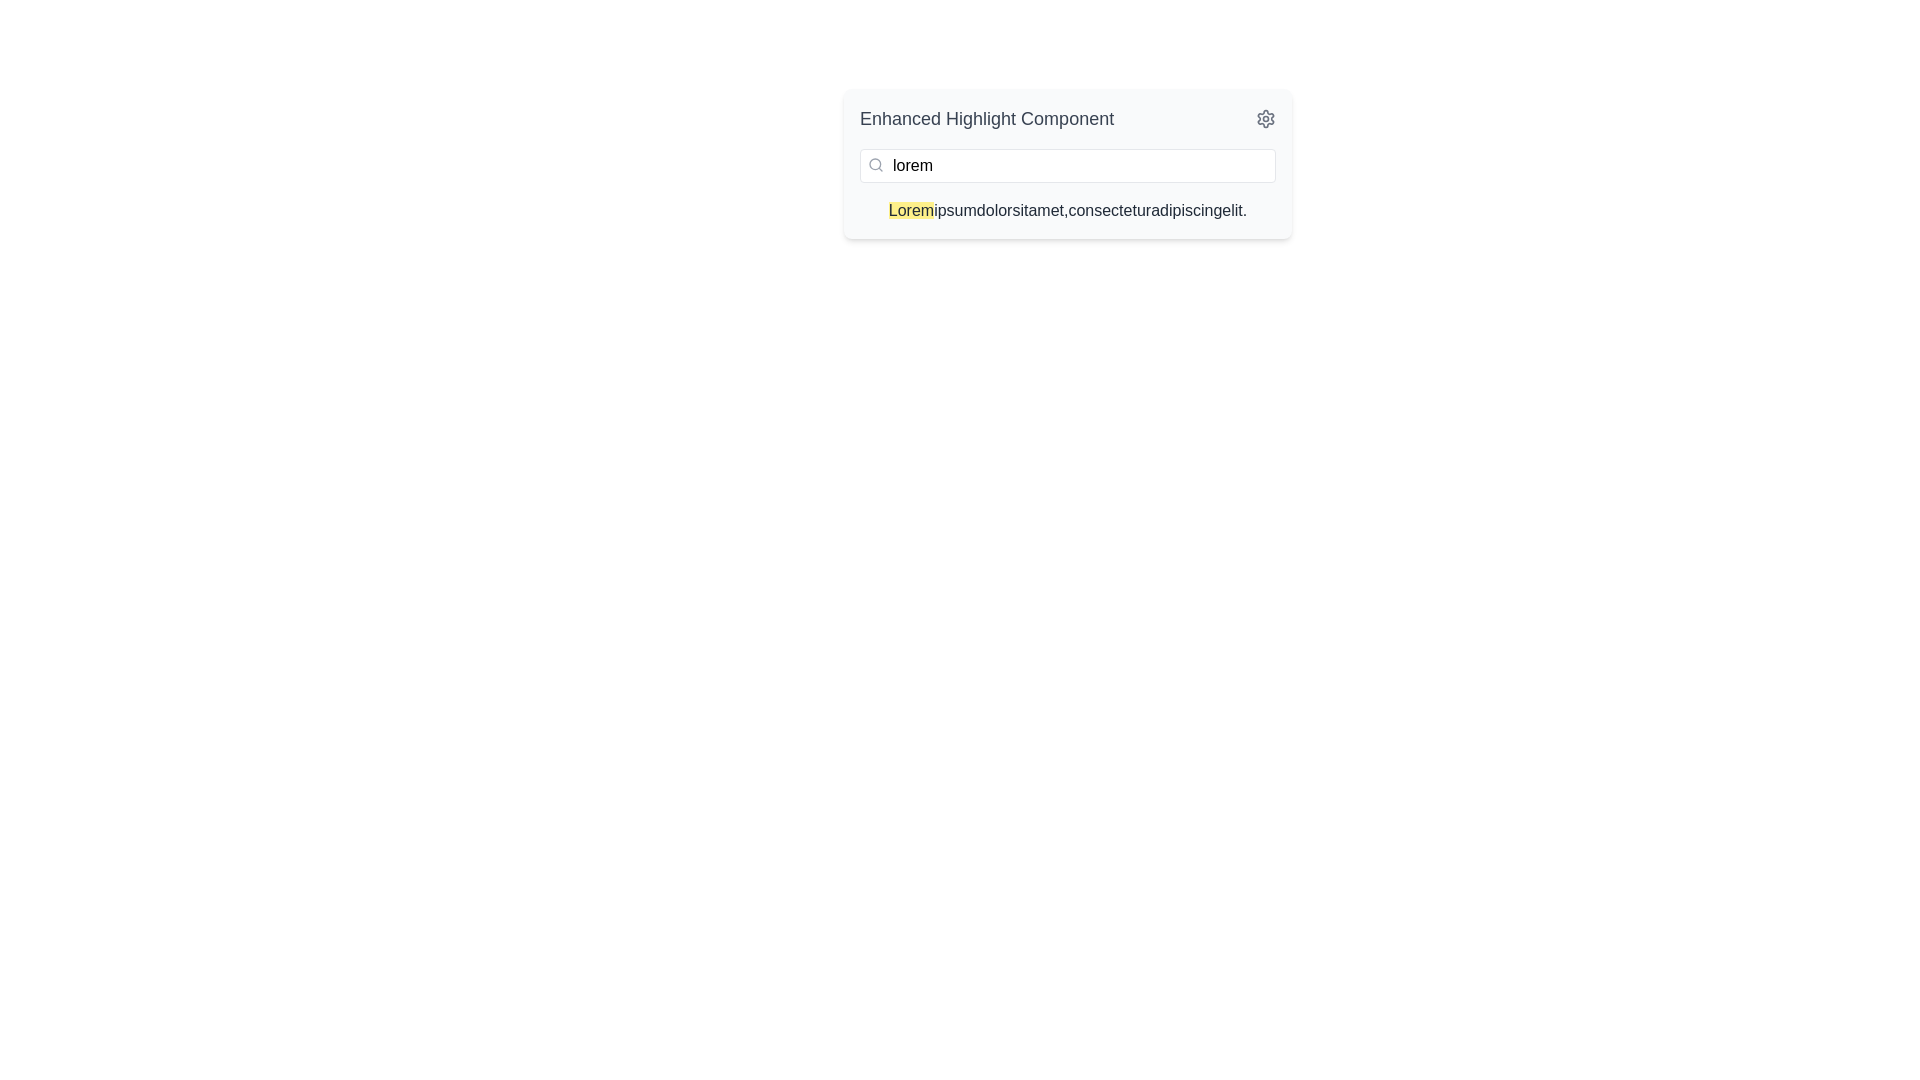 Image resolution: width=1920 pixels, height=1080 pixels. I want to click on the highlighted text fragment displaying the word 'Lorem', which has a yellow background and is the first word in the sentence 'Lorem ipsum dolor sit amet, consectetur adipiscing elit.', so click(910, 210).